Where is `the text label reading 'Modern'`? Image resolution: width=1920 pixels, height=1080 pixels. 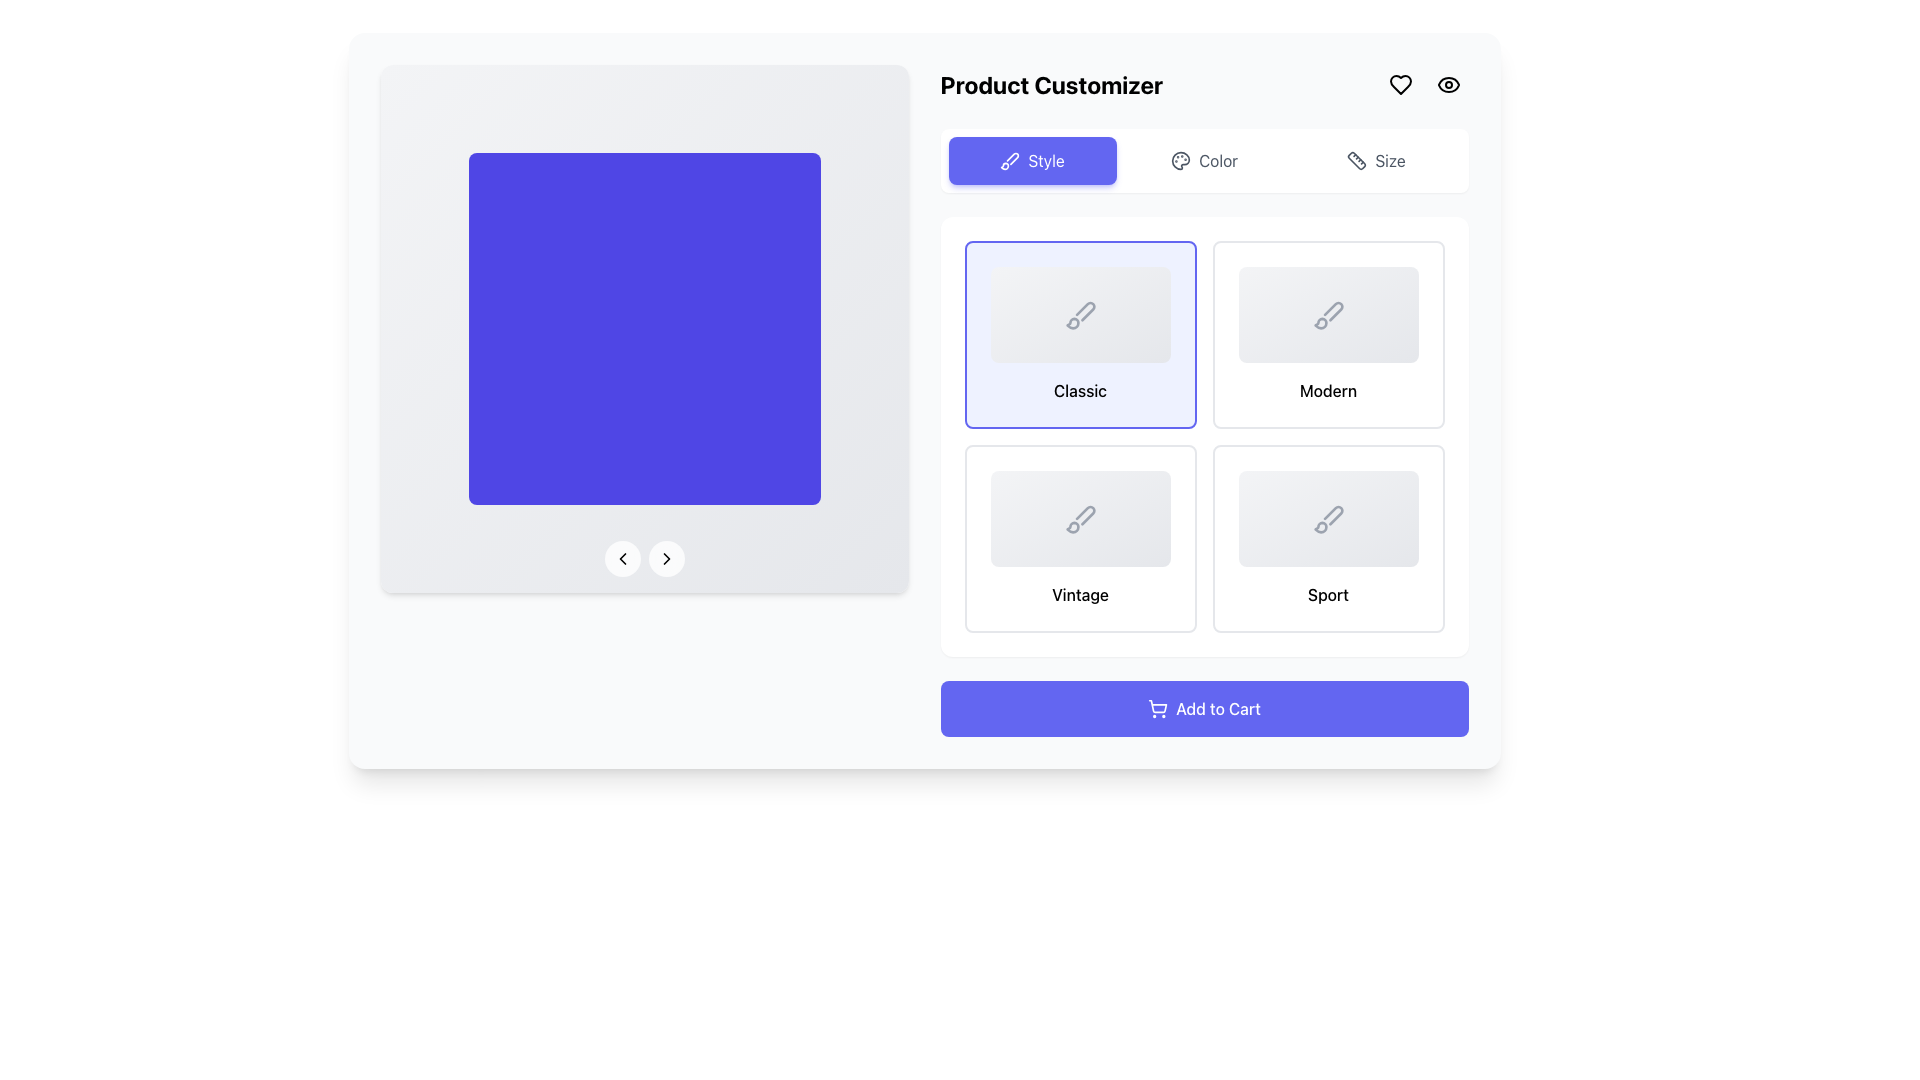
the text label reading 'Modern' is located at coordinates (1328, 390).